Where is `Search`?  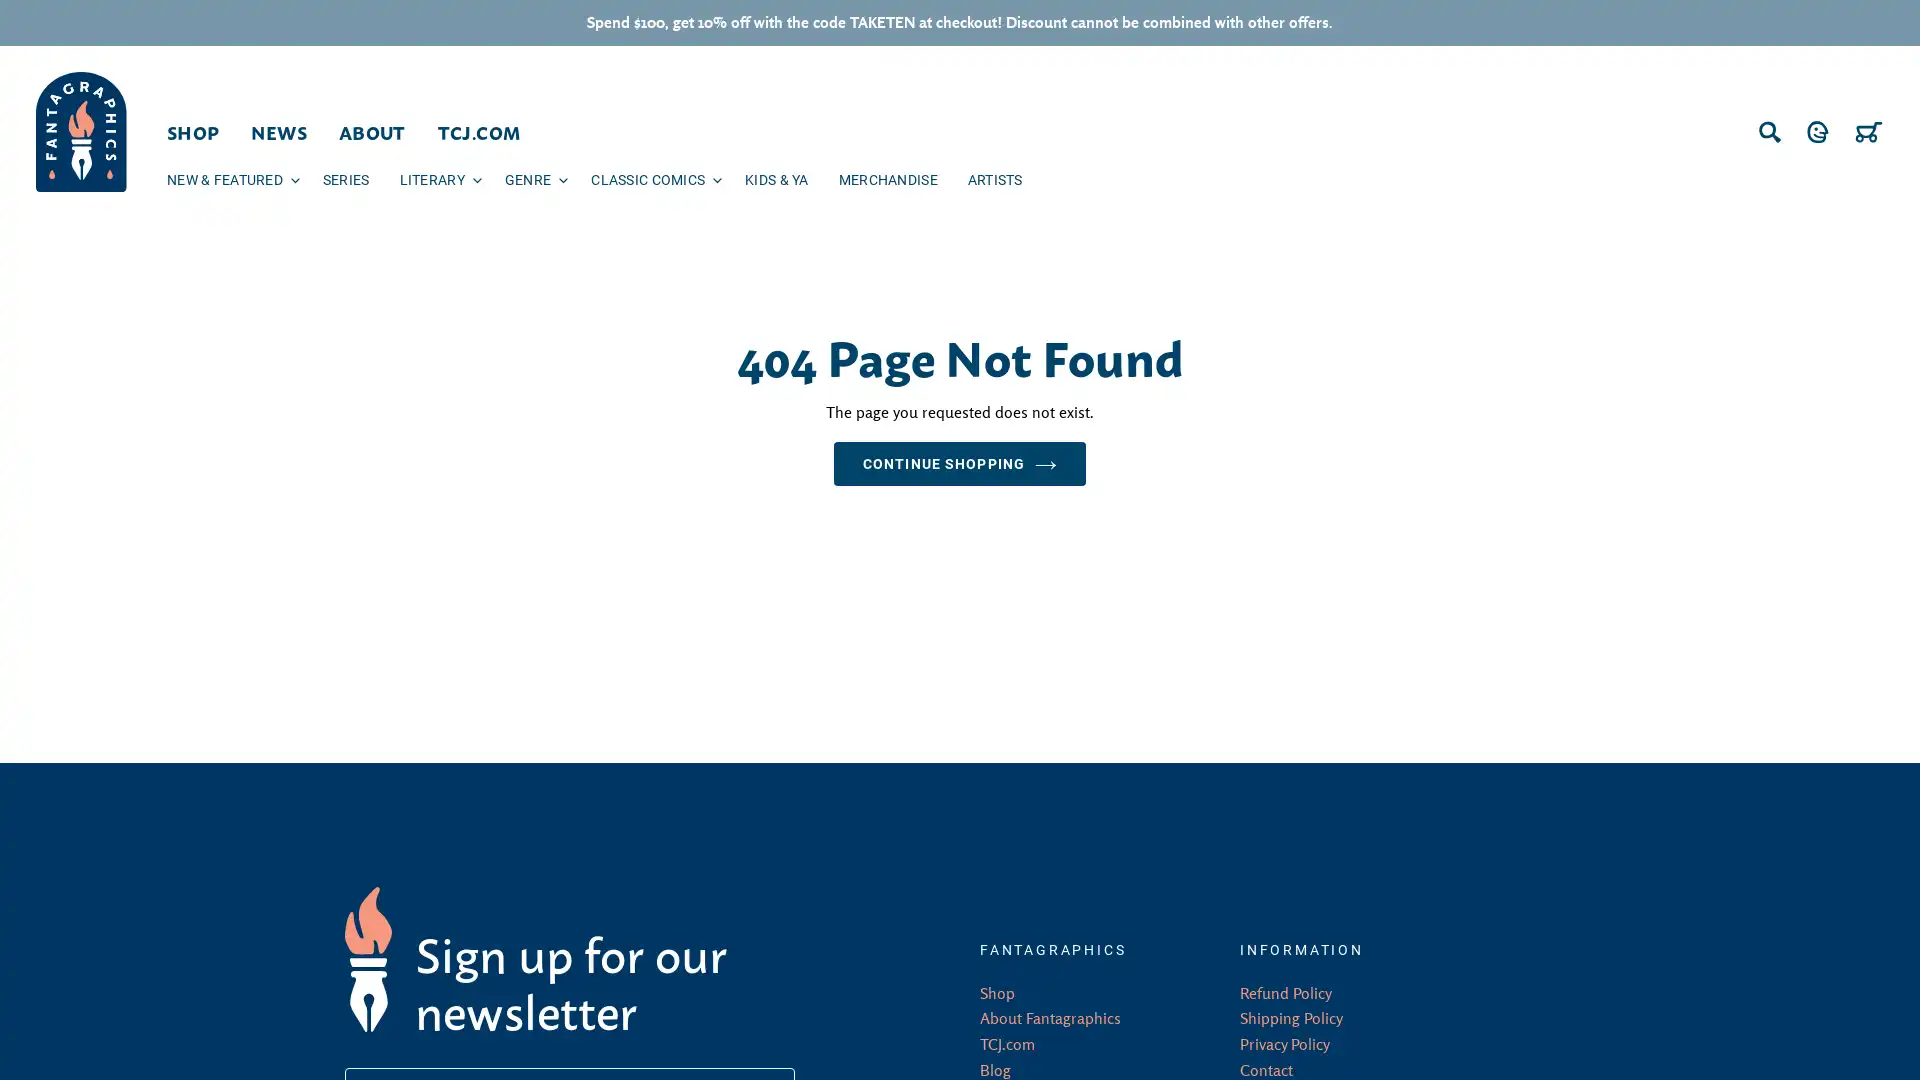
Search is located at coordinates (1770, 131).